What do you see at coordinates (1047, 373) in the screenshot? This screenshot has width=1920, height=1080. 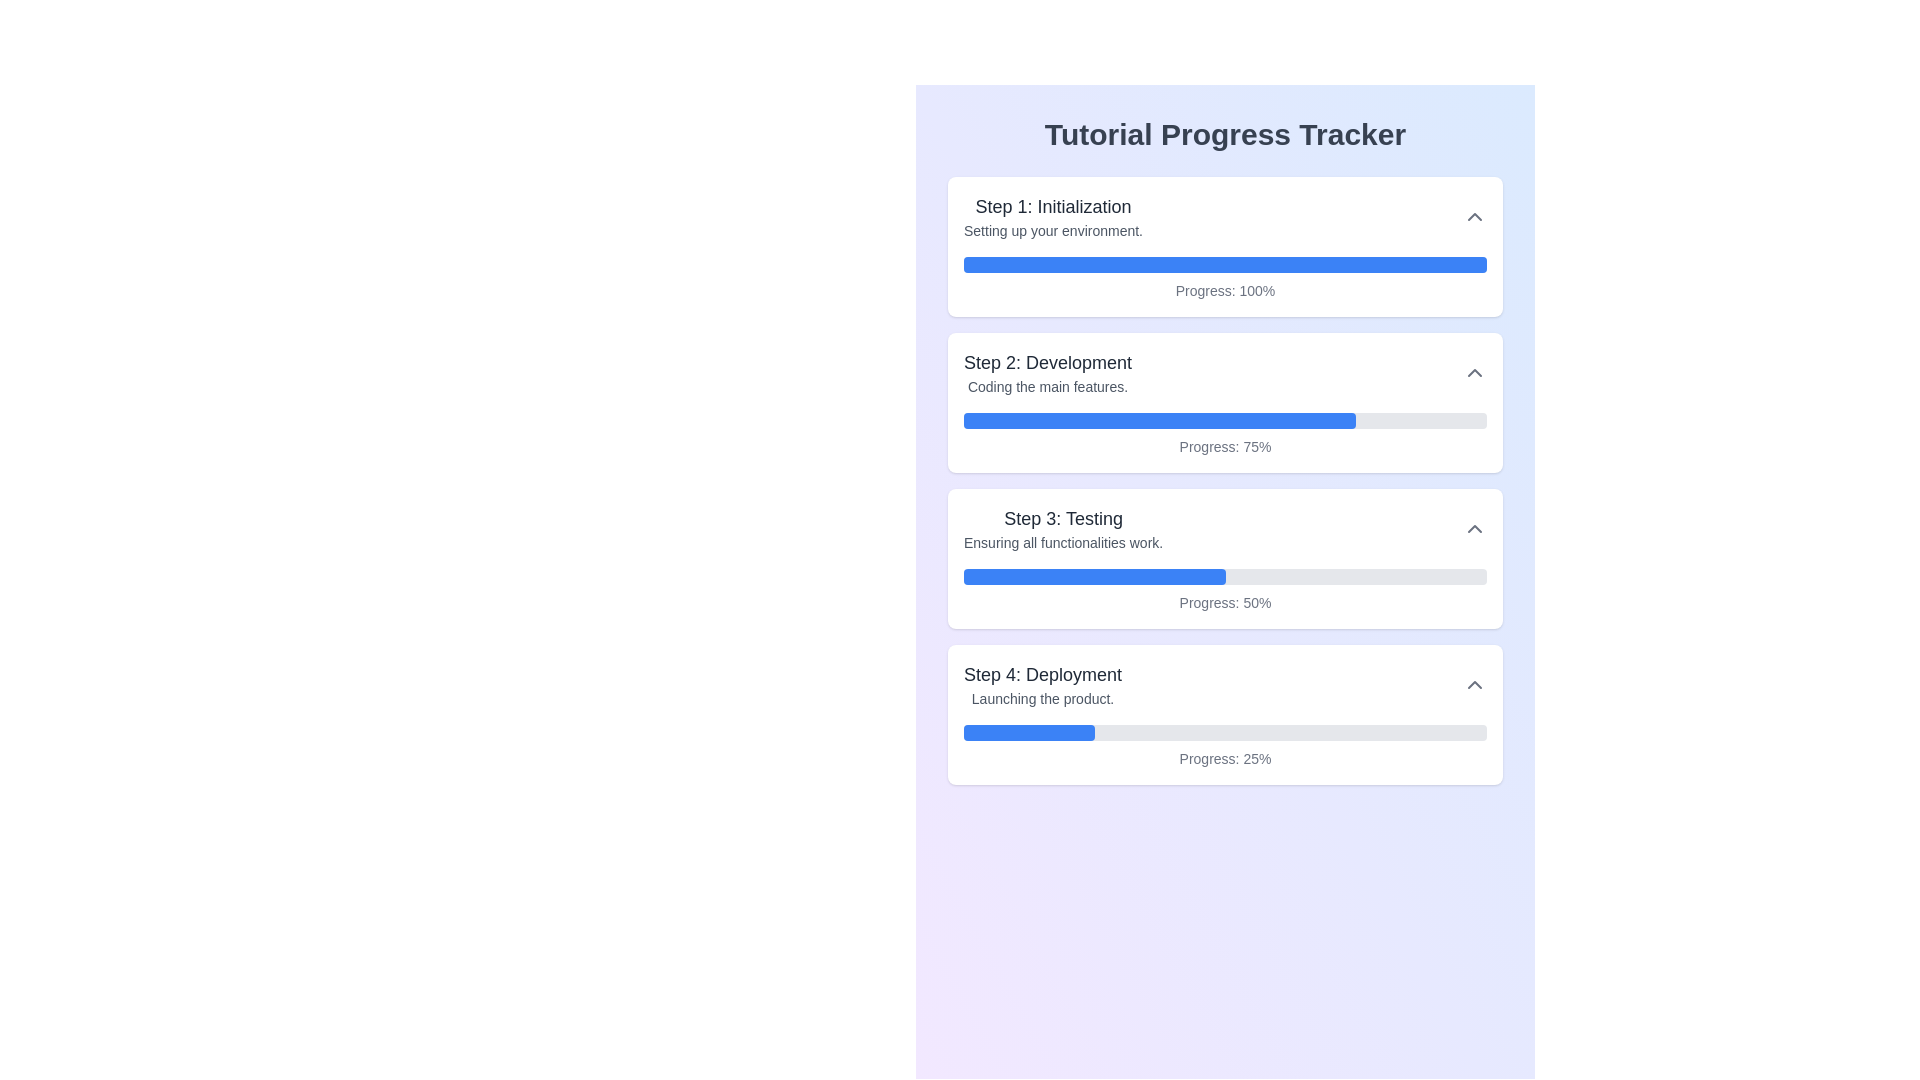 I see `text content of the Text display element that provides a title and description for Step 2 in the workflow, located below 'Step 1: Initialization' and above 'Step 3: Testing'` at bounding box center [1047, 373].